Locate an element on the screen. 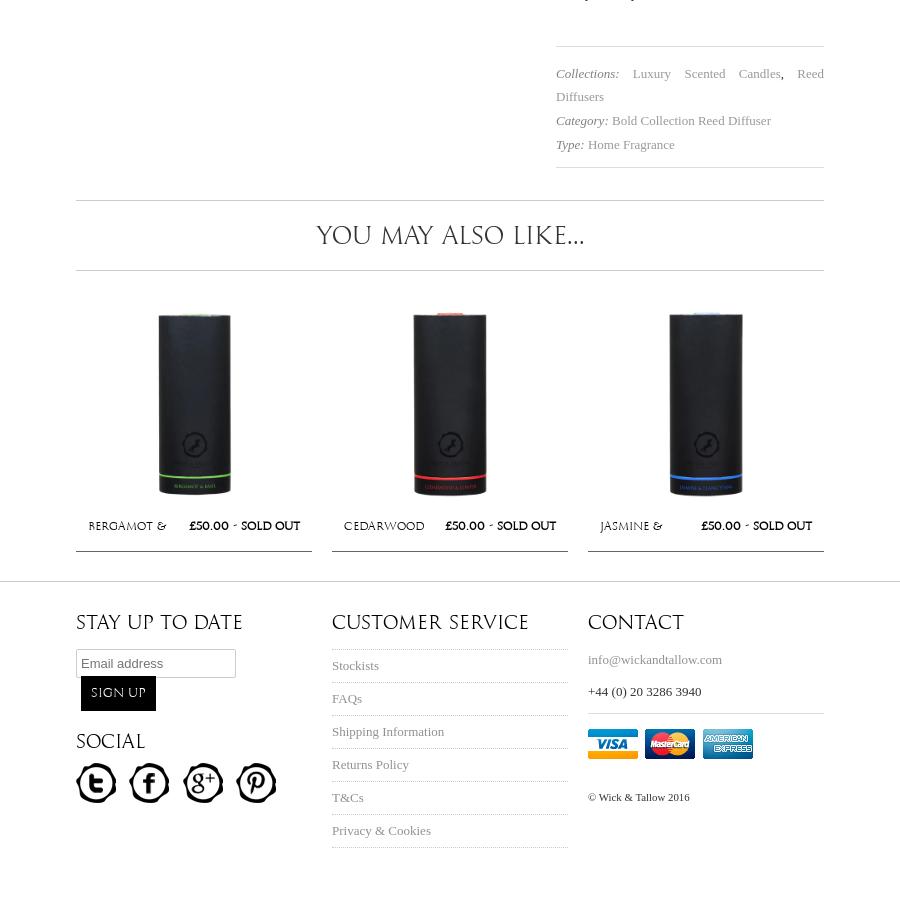 The height and width of the screenshot is (897, 900). 'Reed Diffusers' is located at coordinates (689, 83).